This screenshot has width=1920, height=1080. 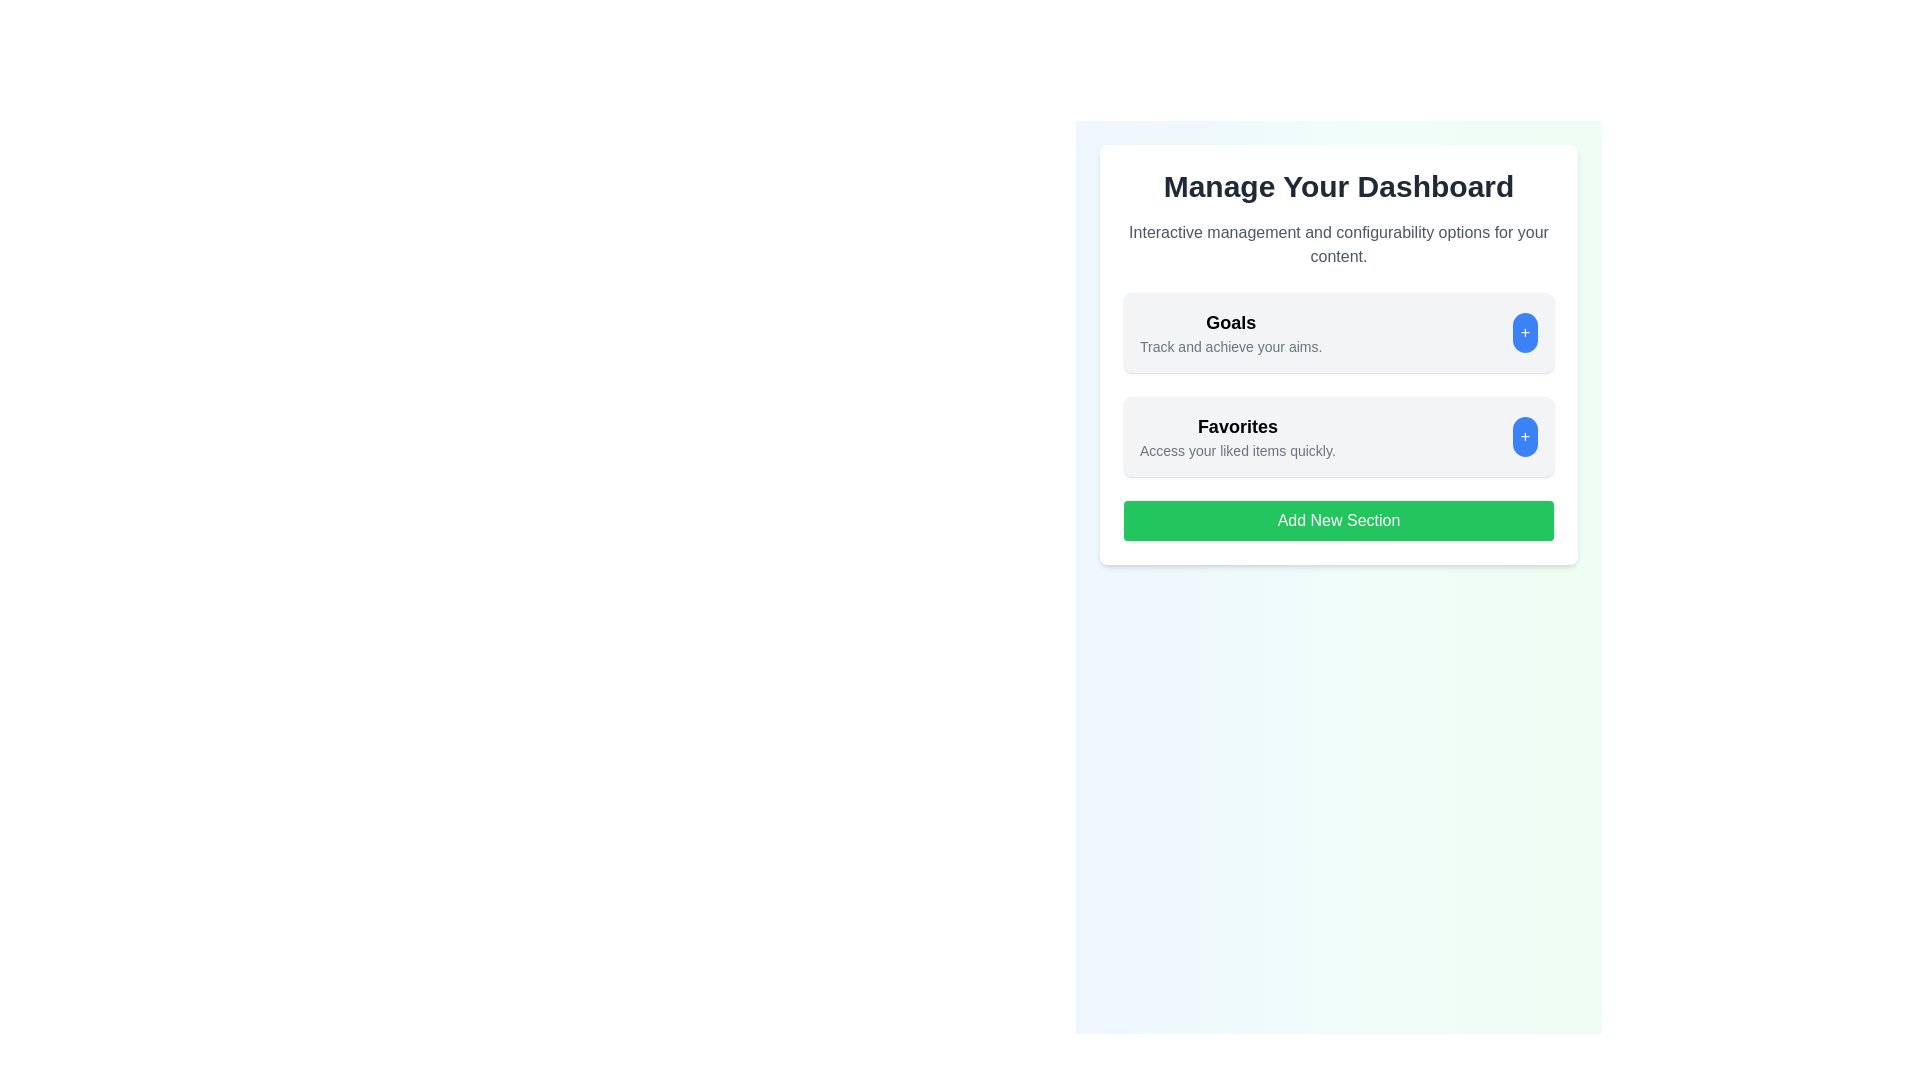 What do you see at coordinates (1339, 244) in the screenshot?
I see `the supplementary information text that clarifies the functionalities of the dashboard, located below the title 'Manage Your Dashboard.'` at bounding box center [1339, 244].